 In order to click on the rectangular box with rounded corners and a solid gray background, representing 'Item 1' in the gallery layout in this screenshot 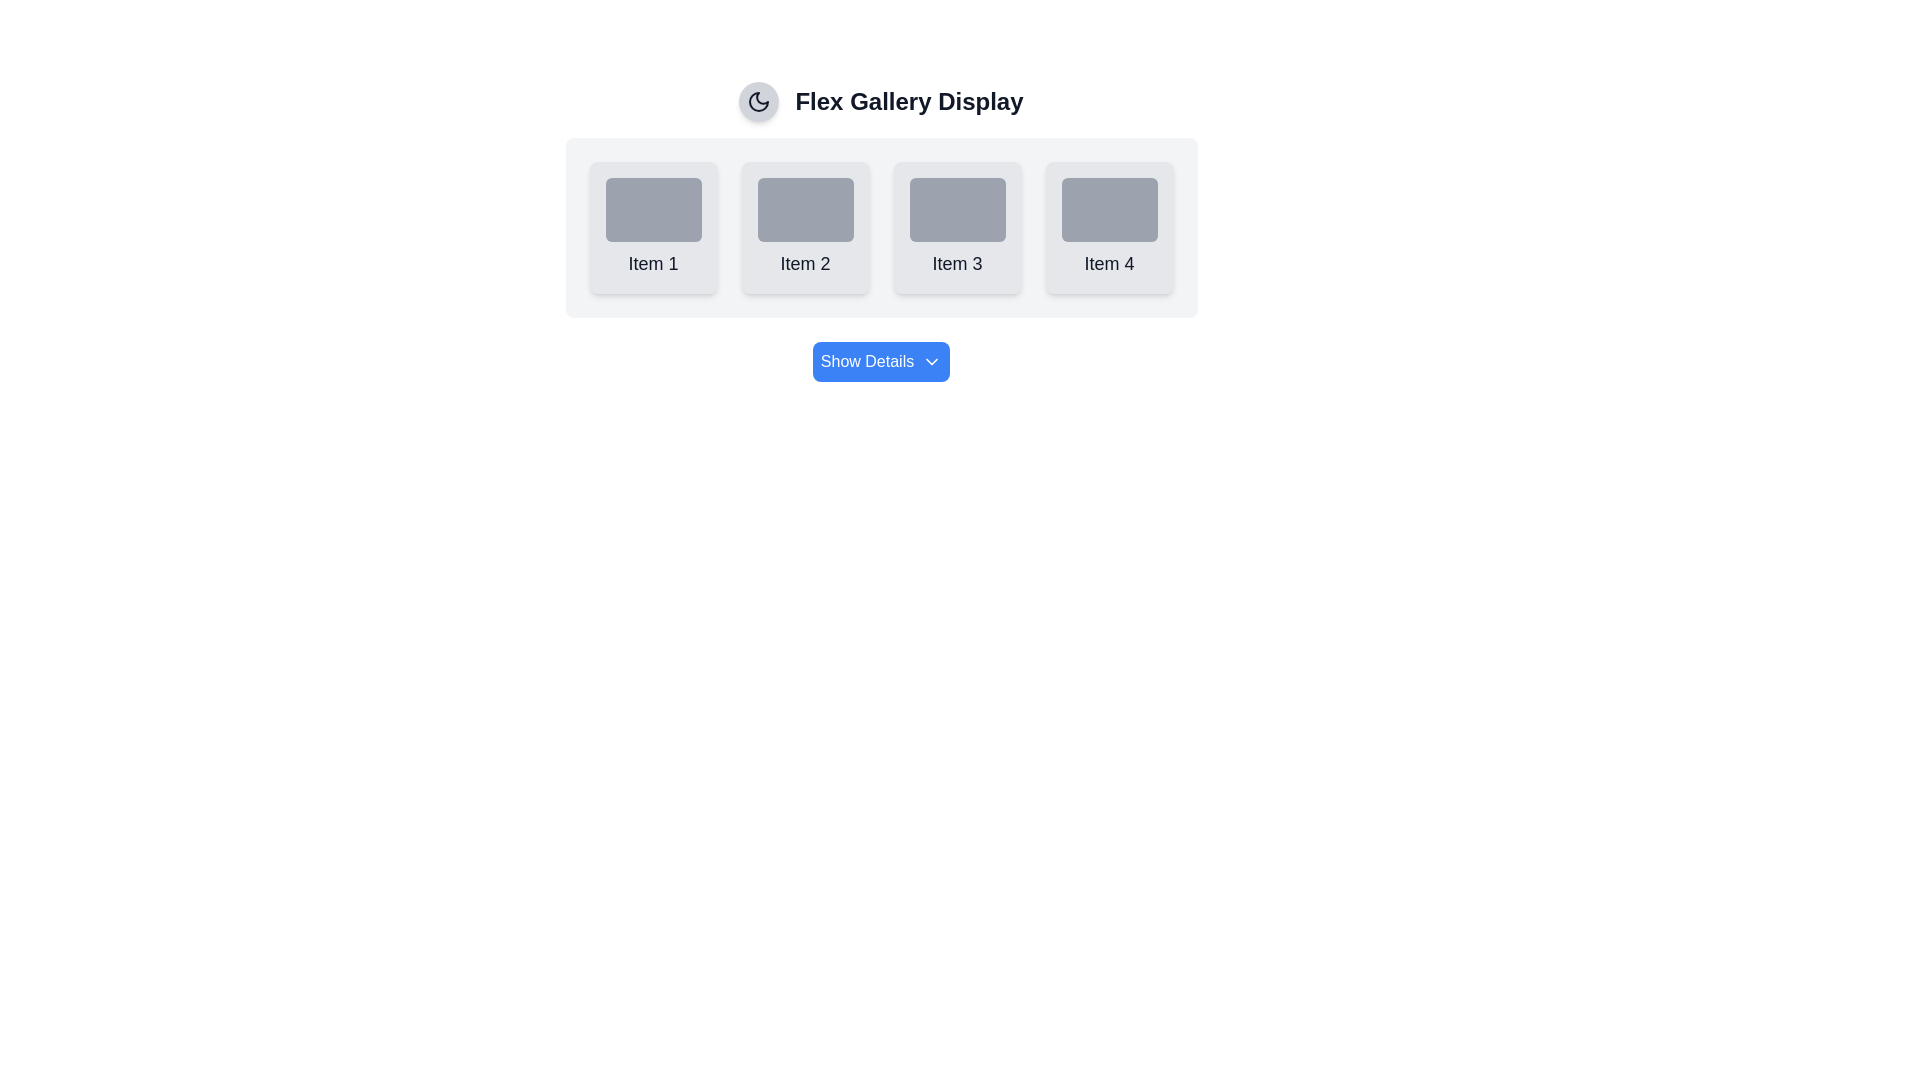, I will do `click(653, 209)`.